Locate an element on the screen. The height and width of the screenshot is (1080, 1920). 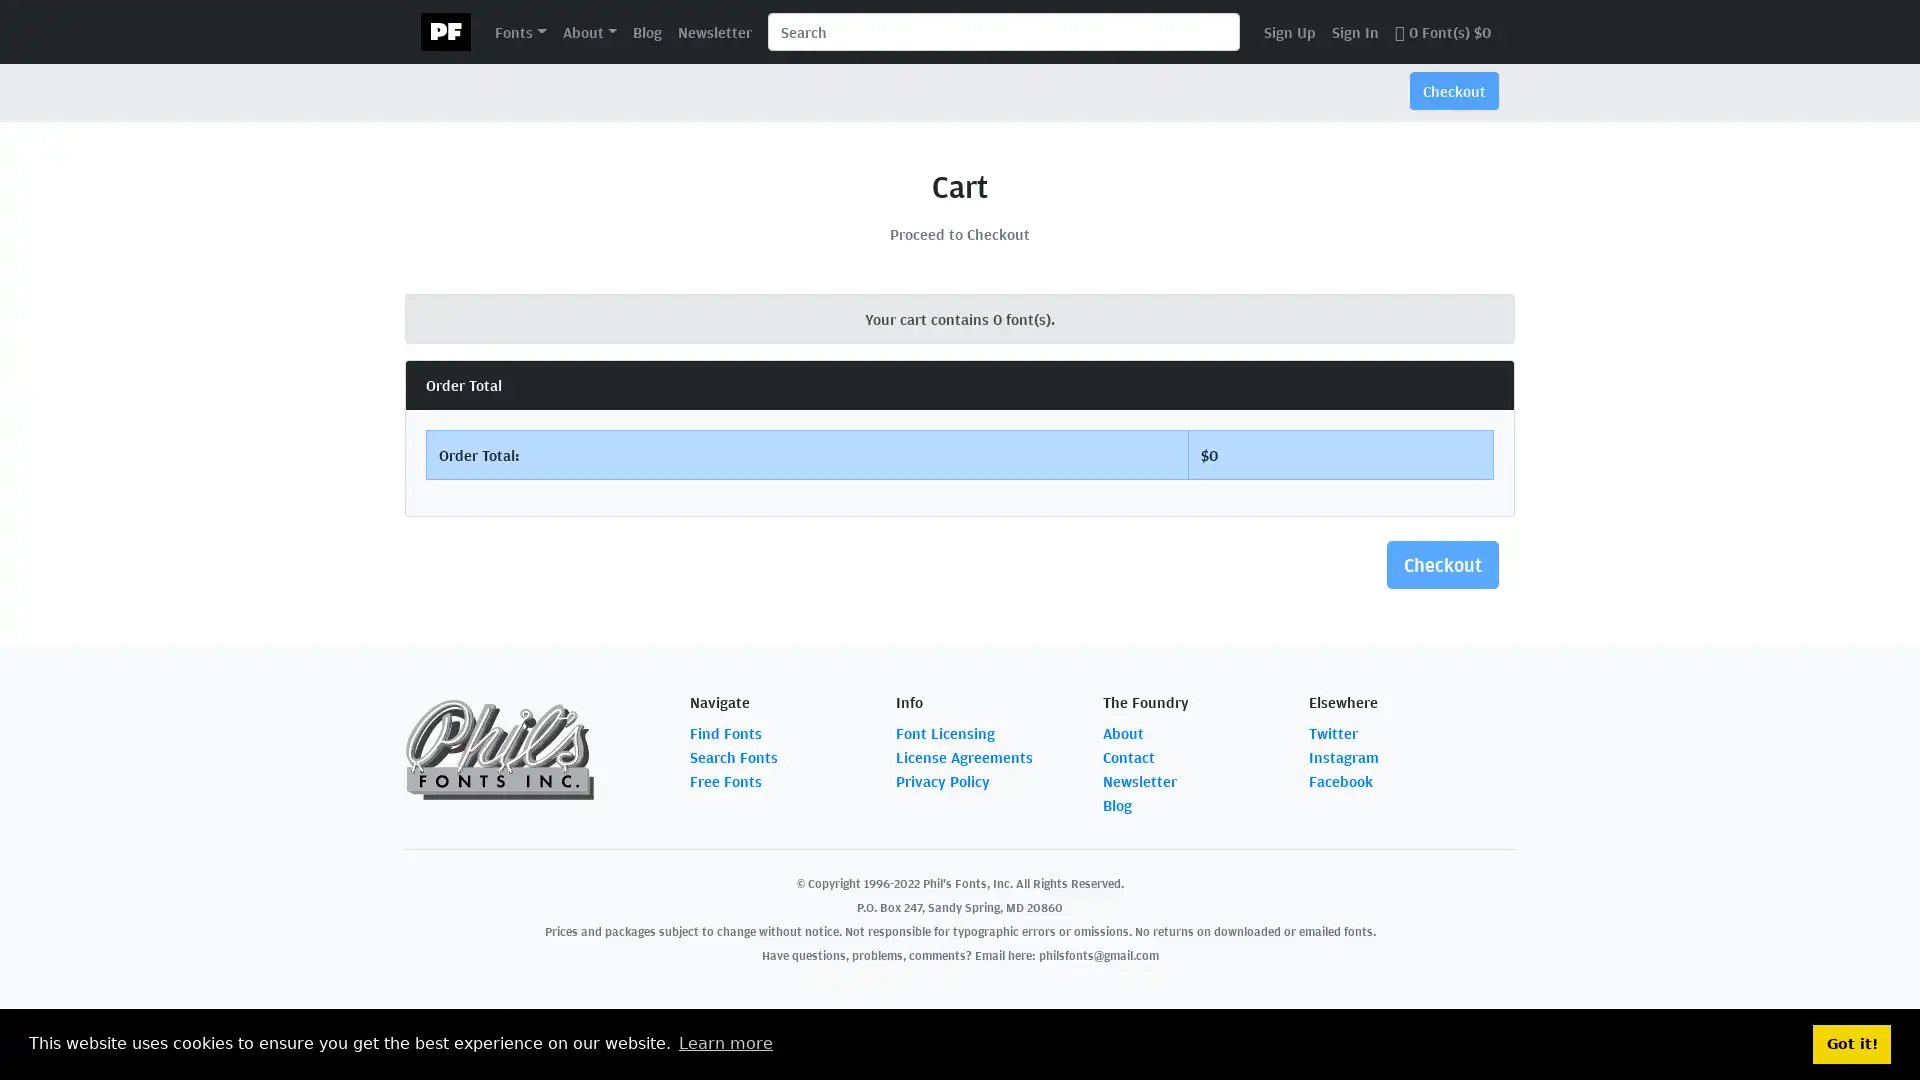
About is located at coordinates (588, 30).